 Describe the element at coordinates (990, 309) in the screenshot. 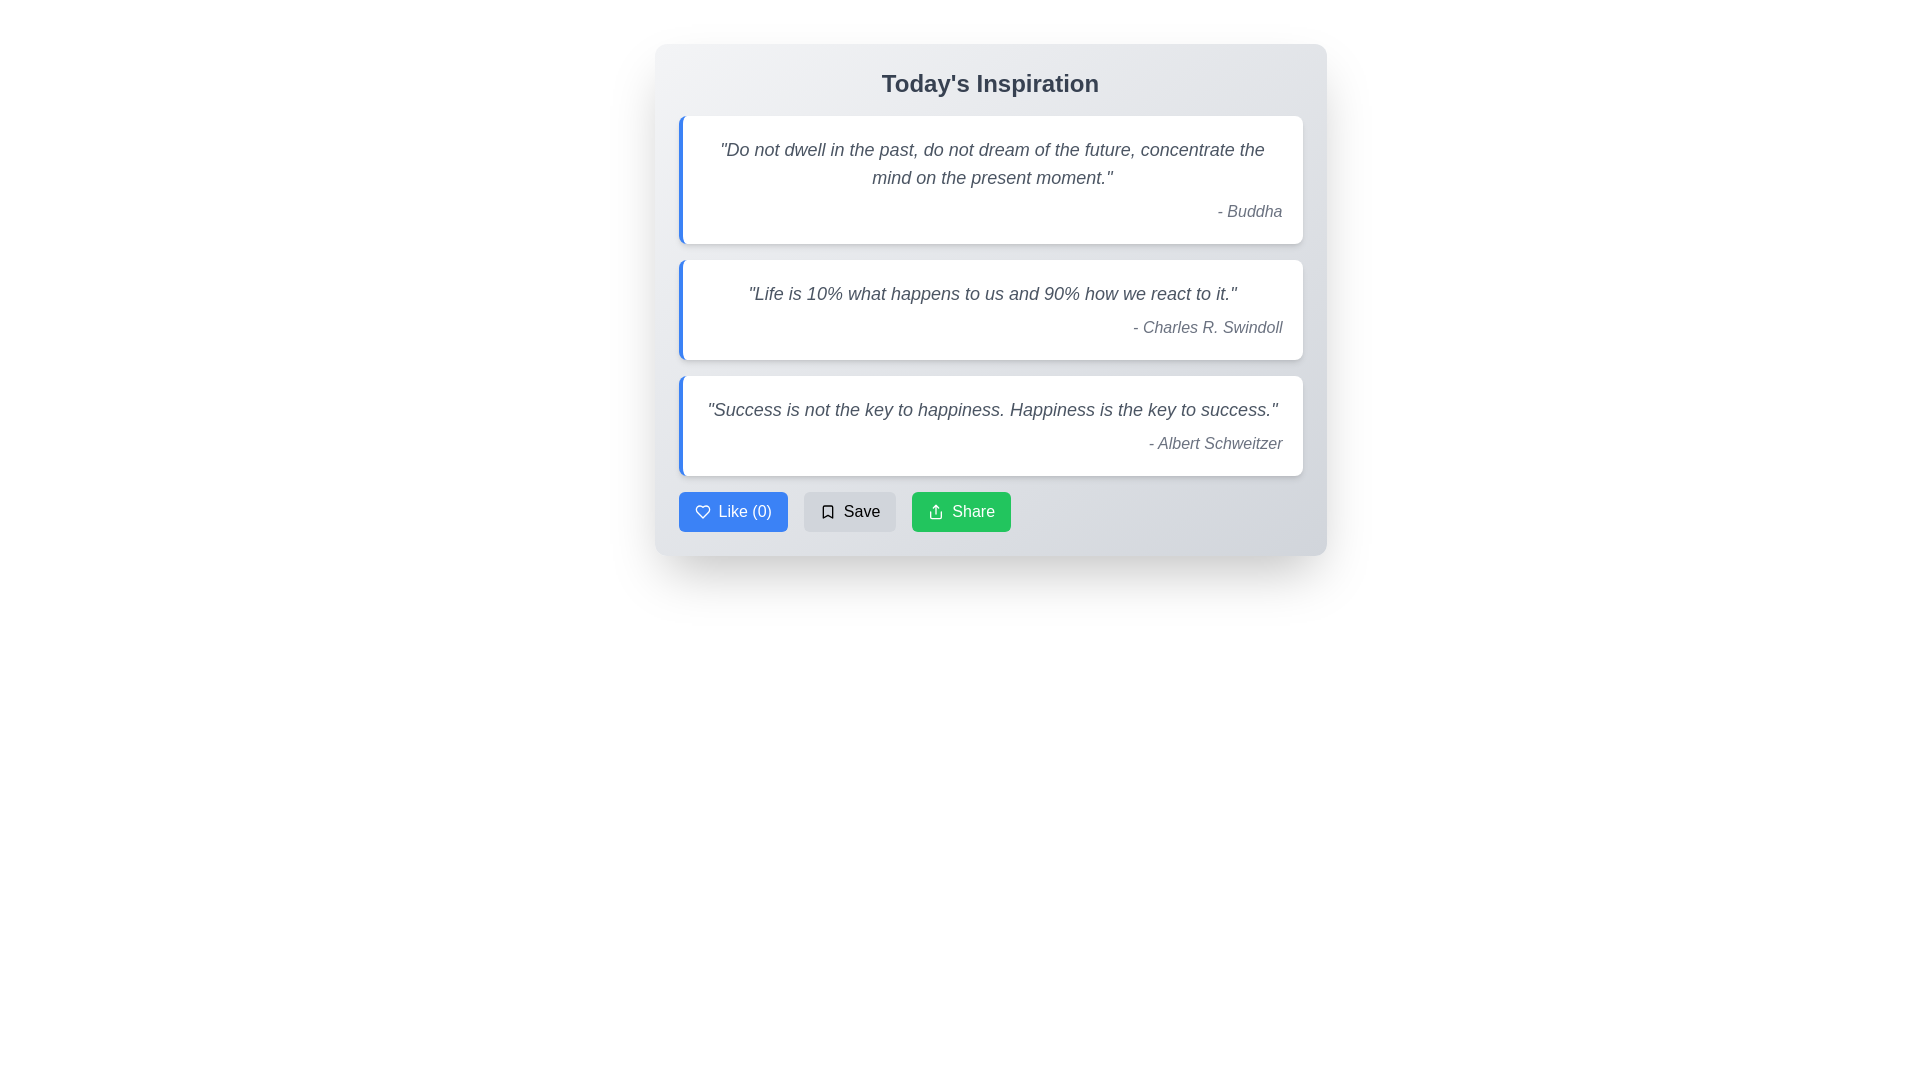

I see `the Textual content block displaying the quote 'Life is 10% what happens to us and 90% how we react to it.' by Charles R. Swindoll` at that location.